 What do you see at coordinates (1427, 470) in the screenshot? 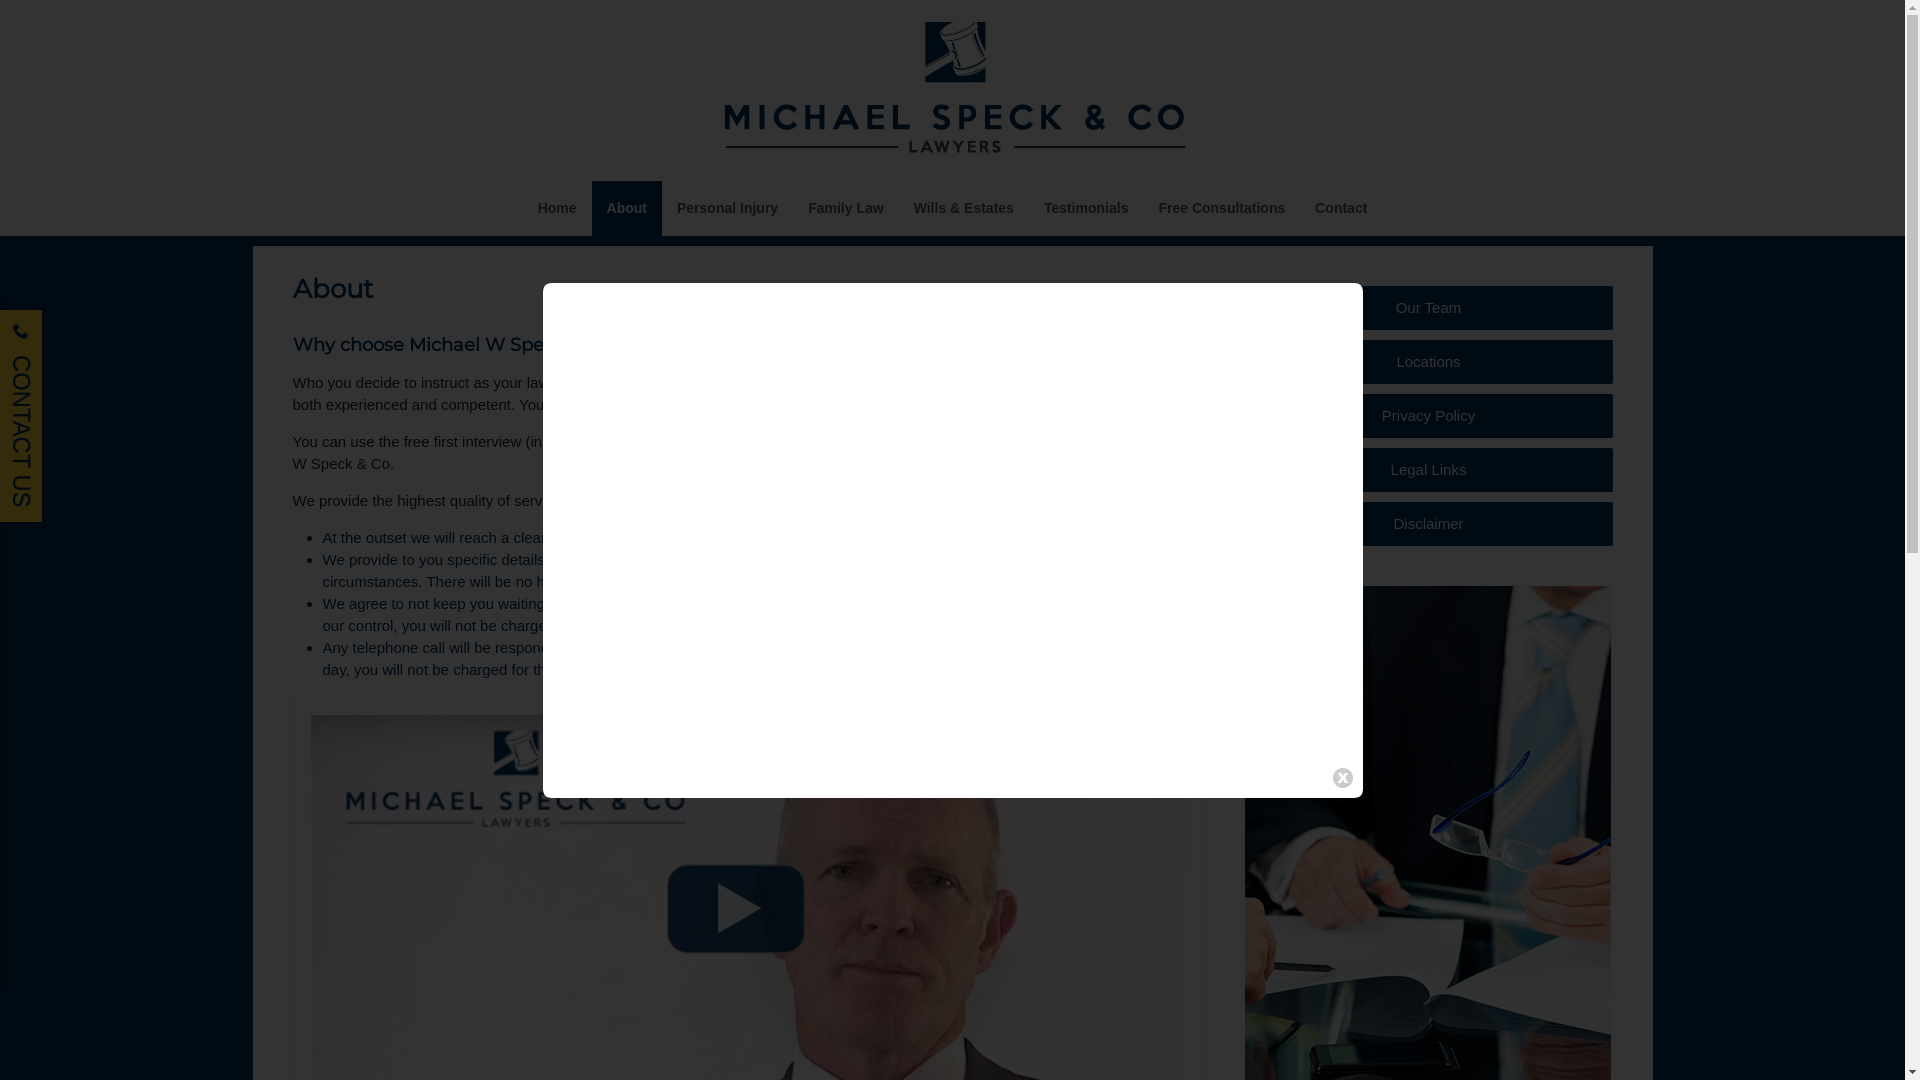
I see `'Legal Links'` at bounding box center [1427, 470].